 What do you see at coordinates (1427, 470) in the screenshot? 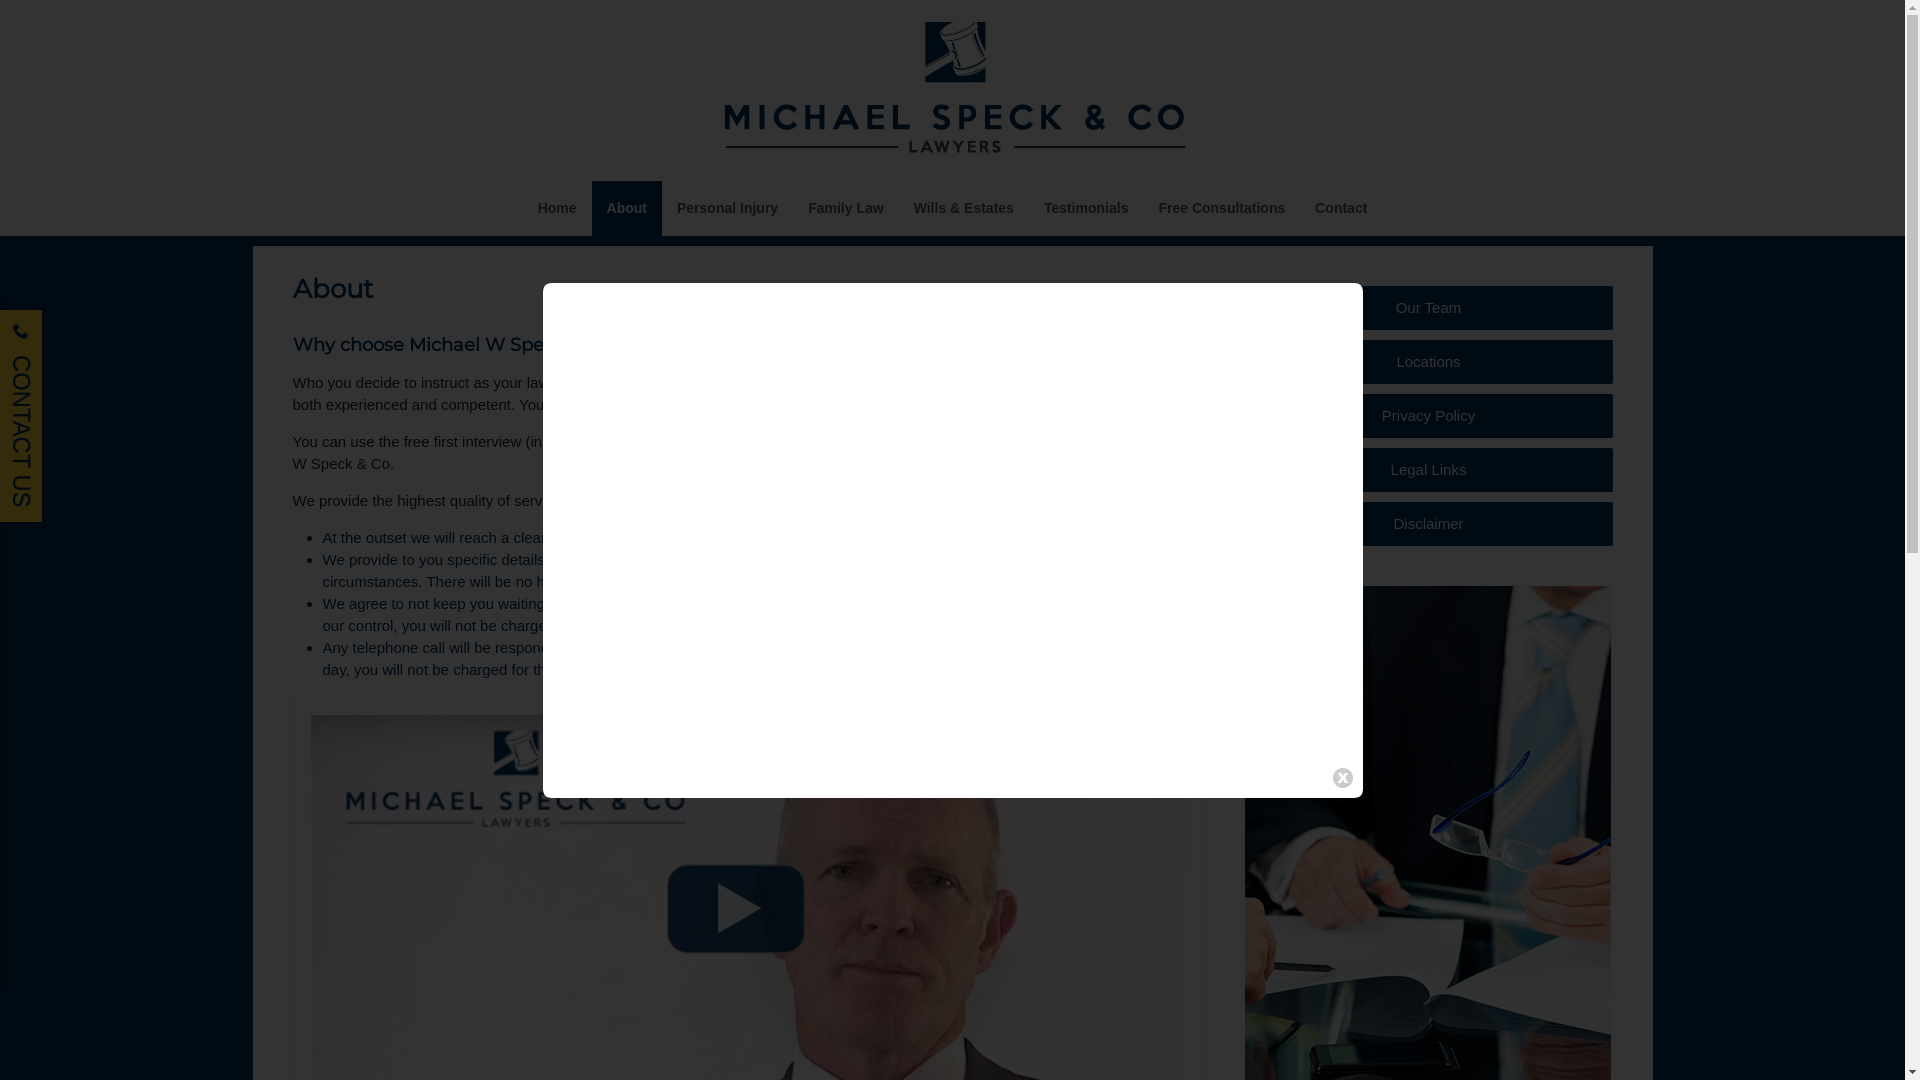
I see `'Legal Links'` at bounding box center [1427, 470].